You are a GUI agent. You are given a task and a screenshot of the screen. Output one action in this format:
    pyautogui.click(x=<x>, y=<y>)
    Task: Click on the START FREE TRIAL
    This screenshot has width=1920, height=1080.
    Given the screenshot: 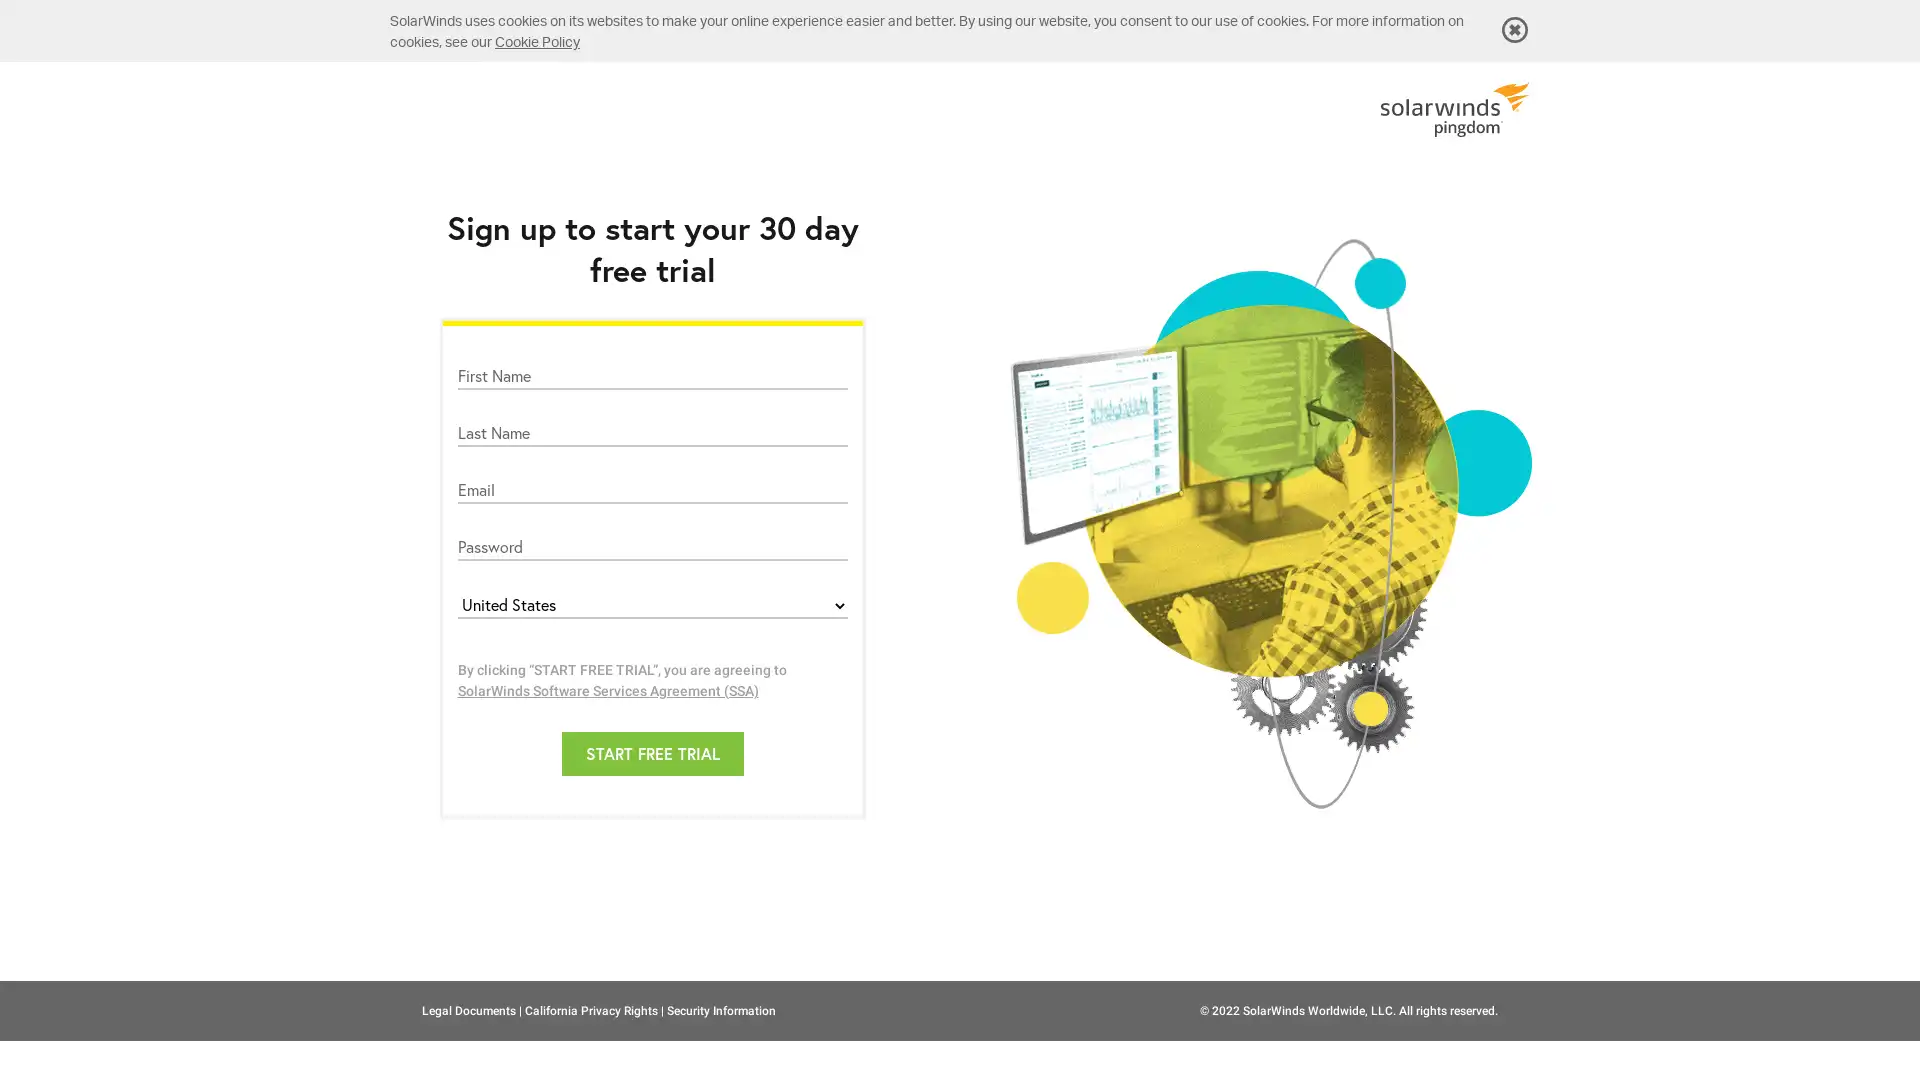 What is the action you would take?
    pyautogui.click(x=652, y=753)
    